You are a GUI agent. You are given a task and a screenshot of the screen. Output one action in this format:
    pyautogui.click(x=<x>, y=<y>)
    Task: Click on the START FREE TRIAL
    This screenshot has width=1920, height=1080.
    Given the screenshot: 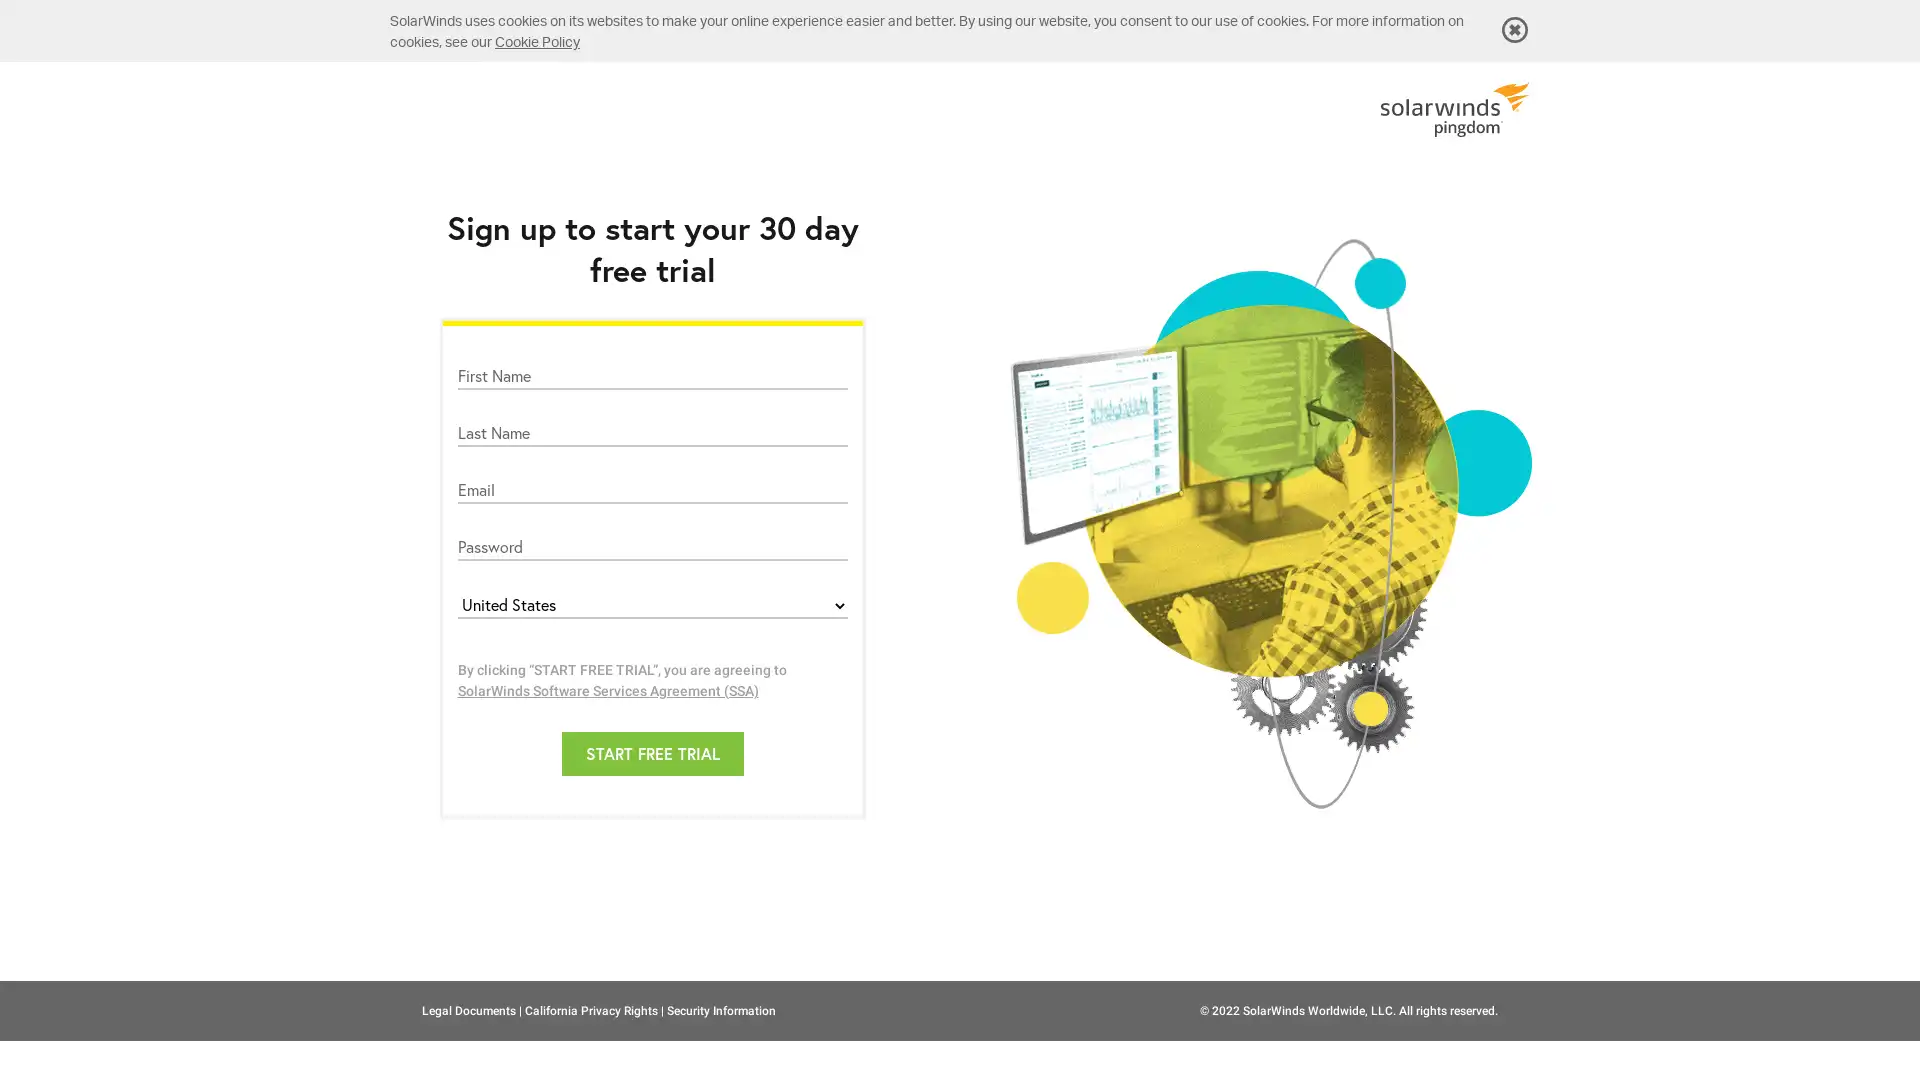 What is the action you would take?
    pyautogui.click(x=652, y=753)
    